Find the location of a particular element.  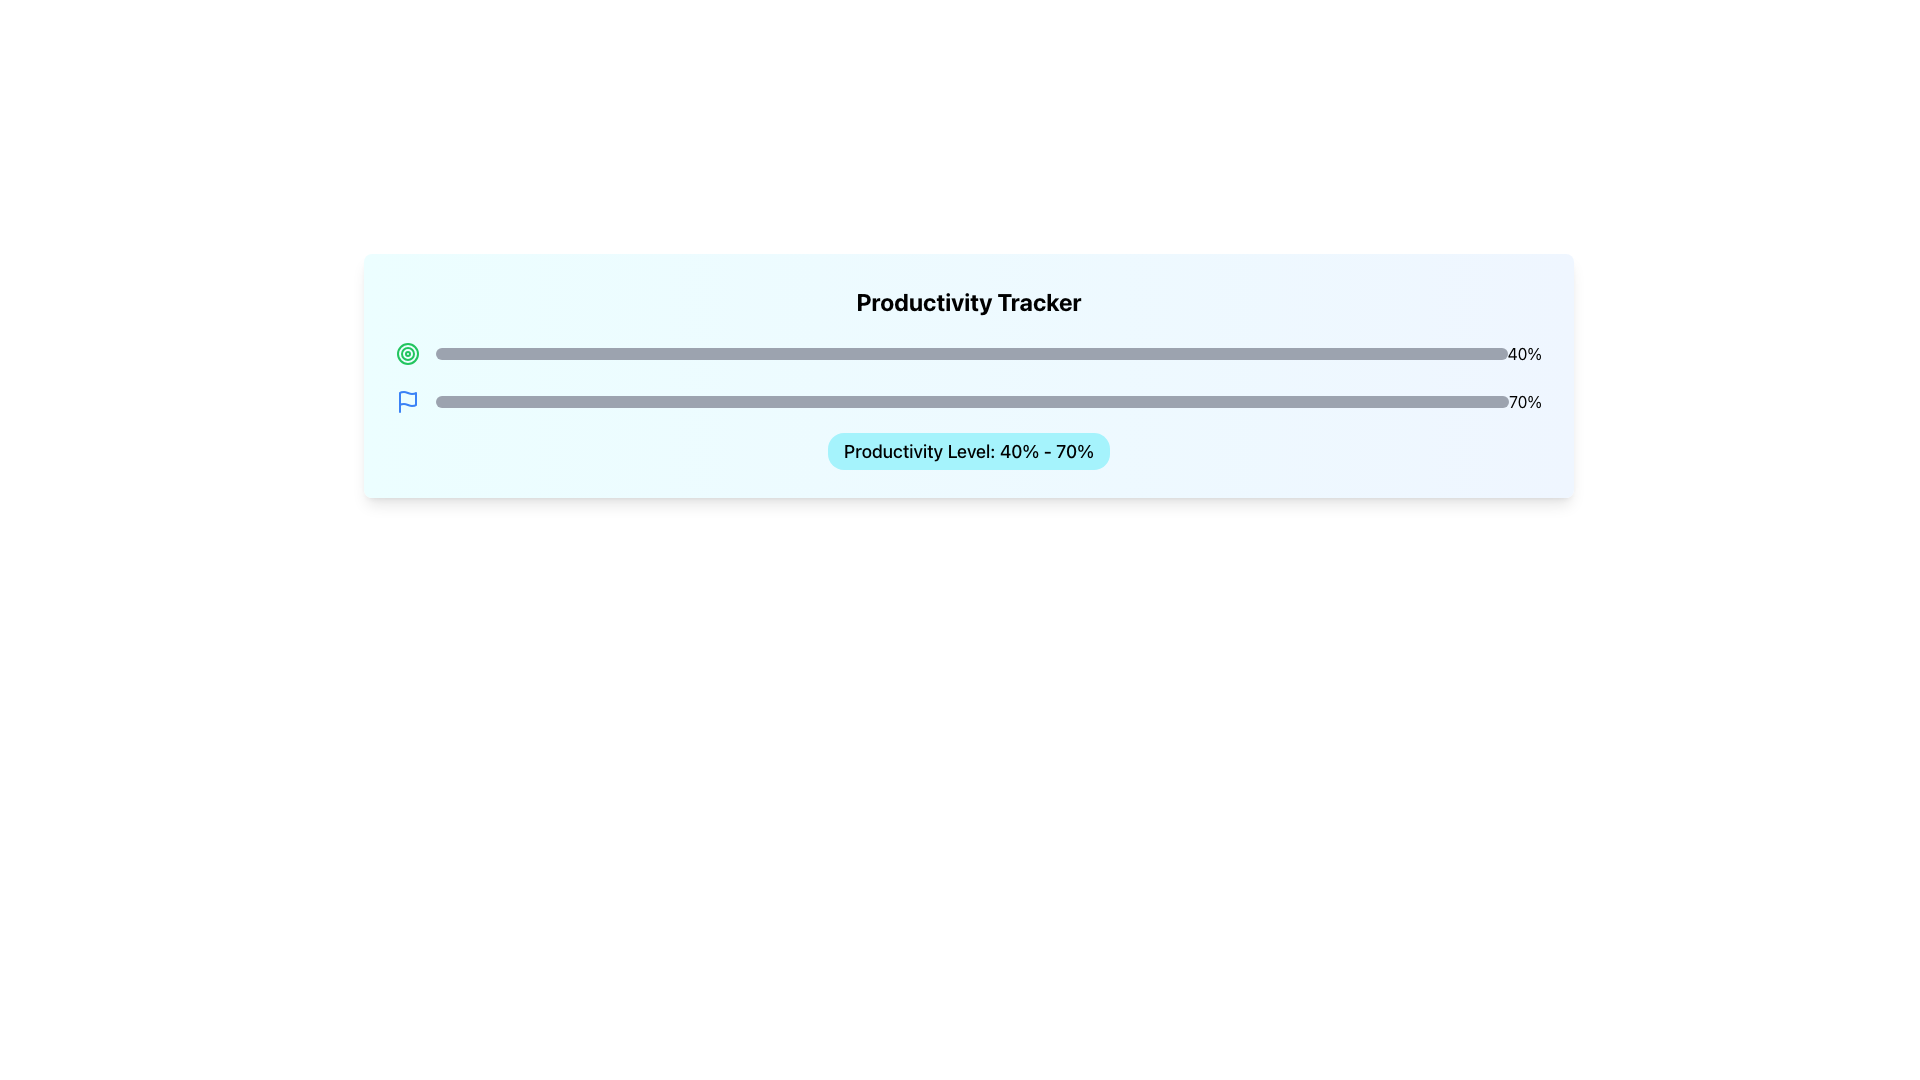

the progress value is located at coordinates (1111, 401).